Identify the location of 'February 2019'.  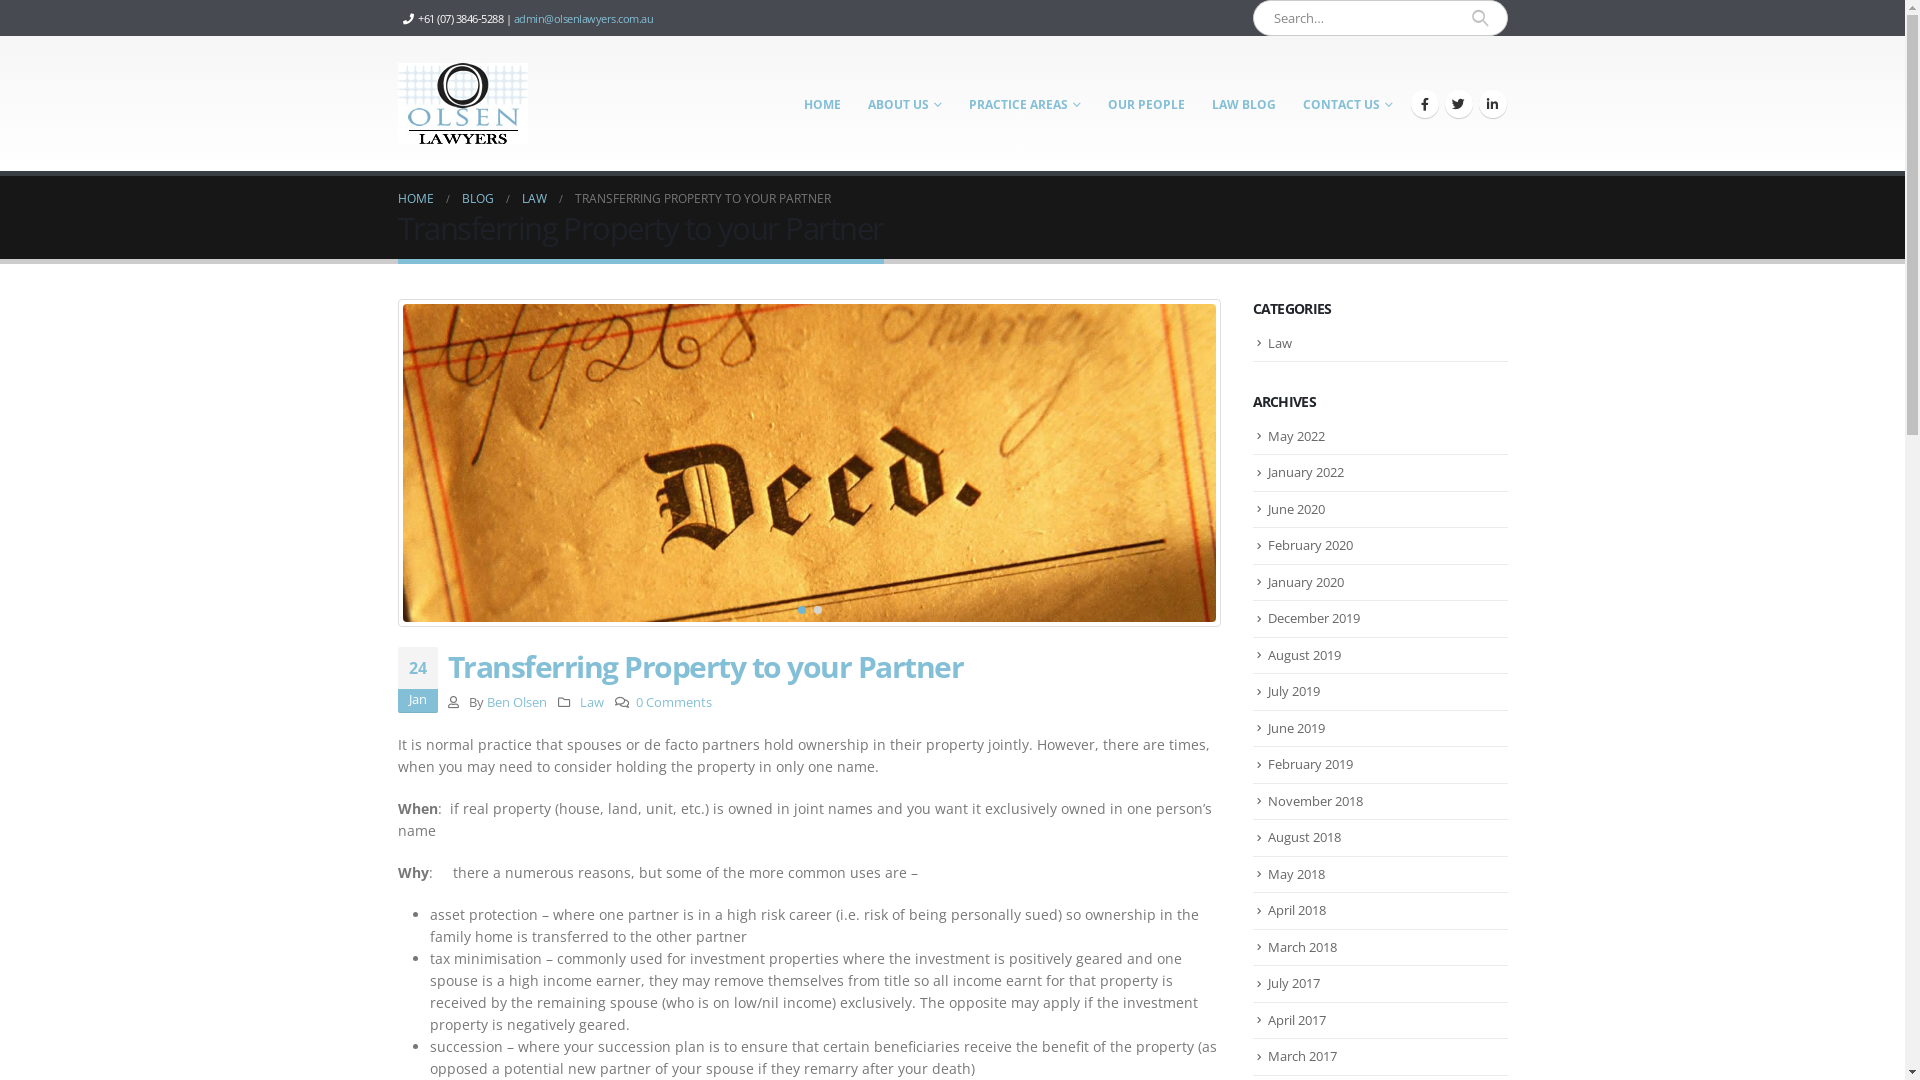
(1310, 763).